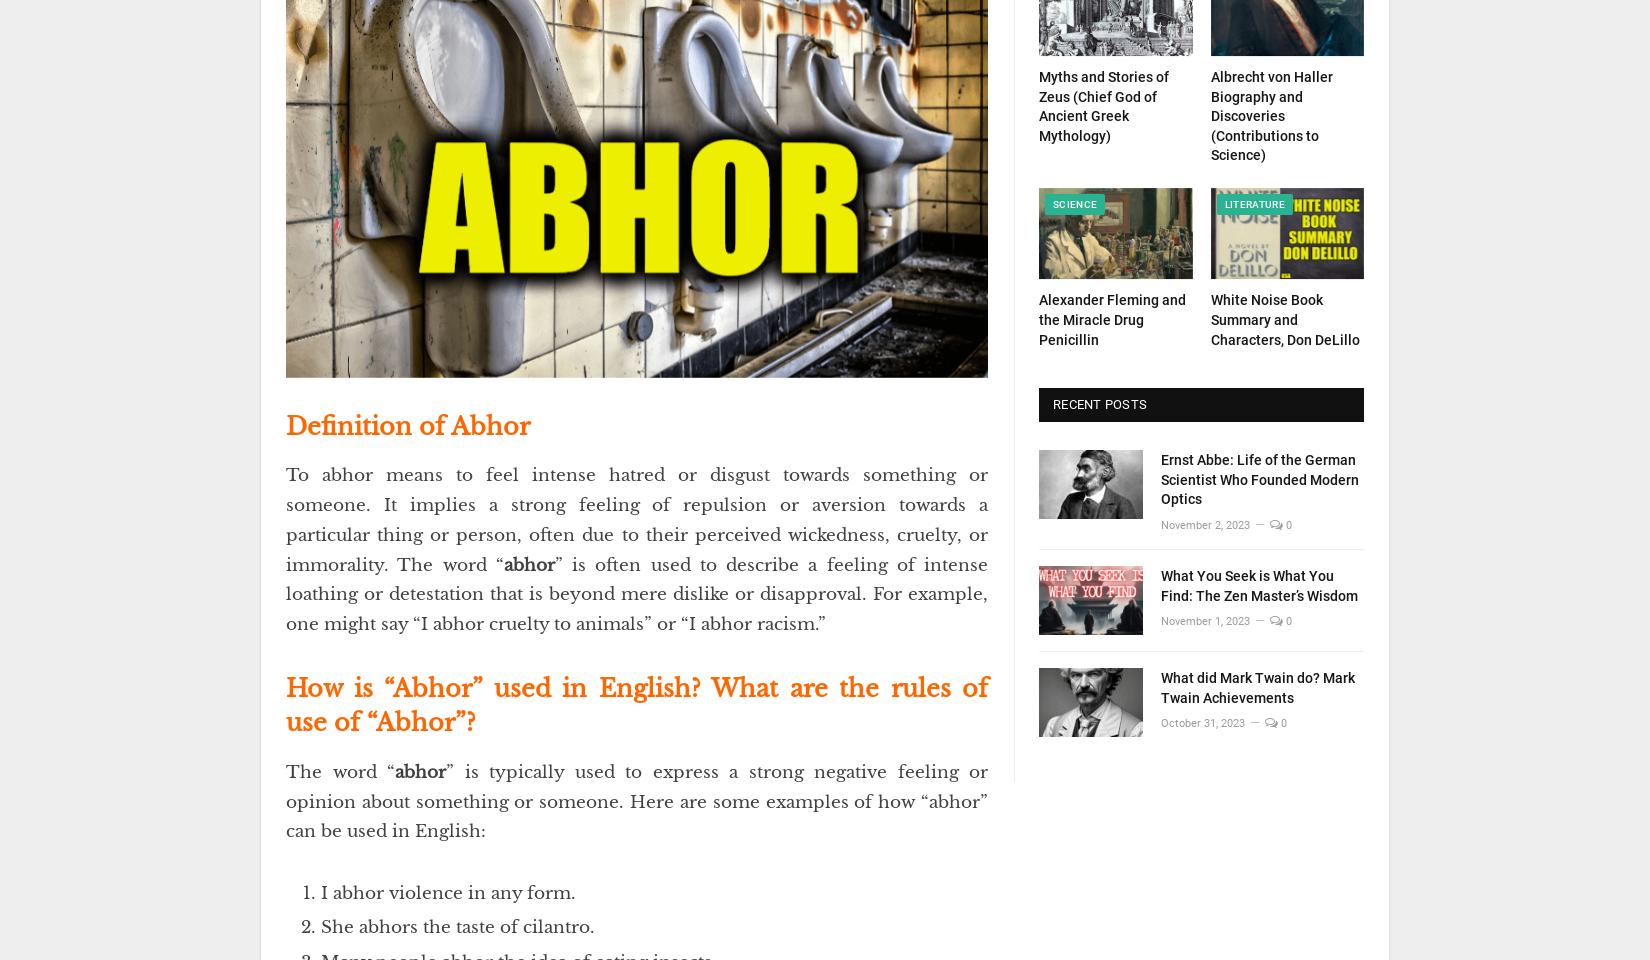 The width and height of the screenshot is (1650, 960). Describe the element at coordinates (340, 770) in the screenshot. I see `'The word “'` at that location.